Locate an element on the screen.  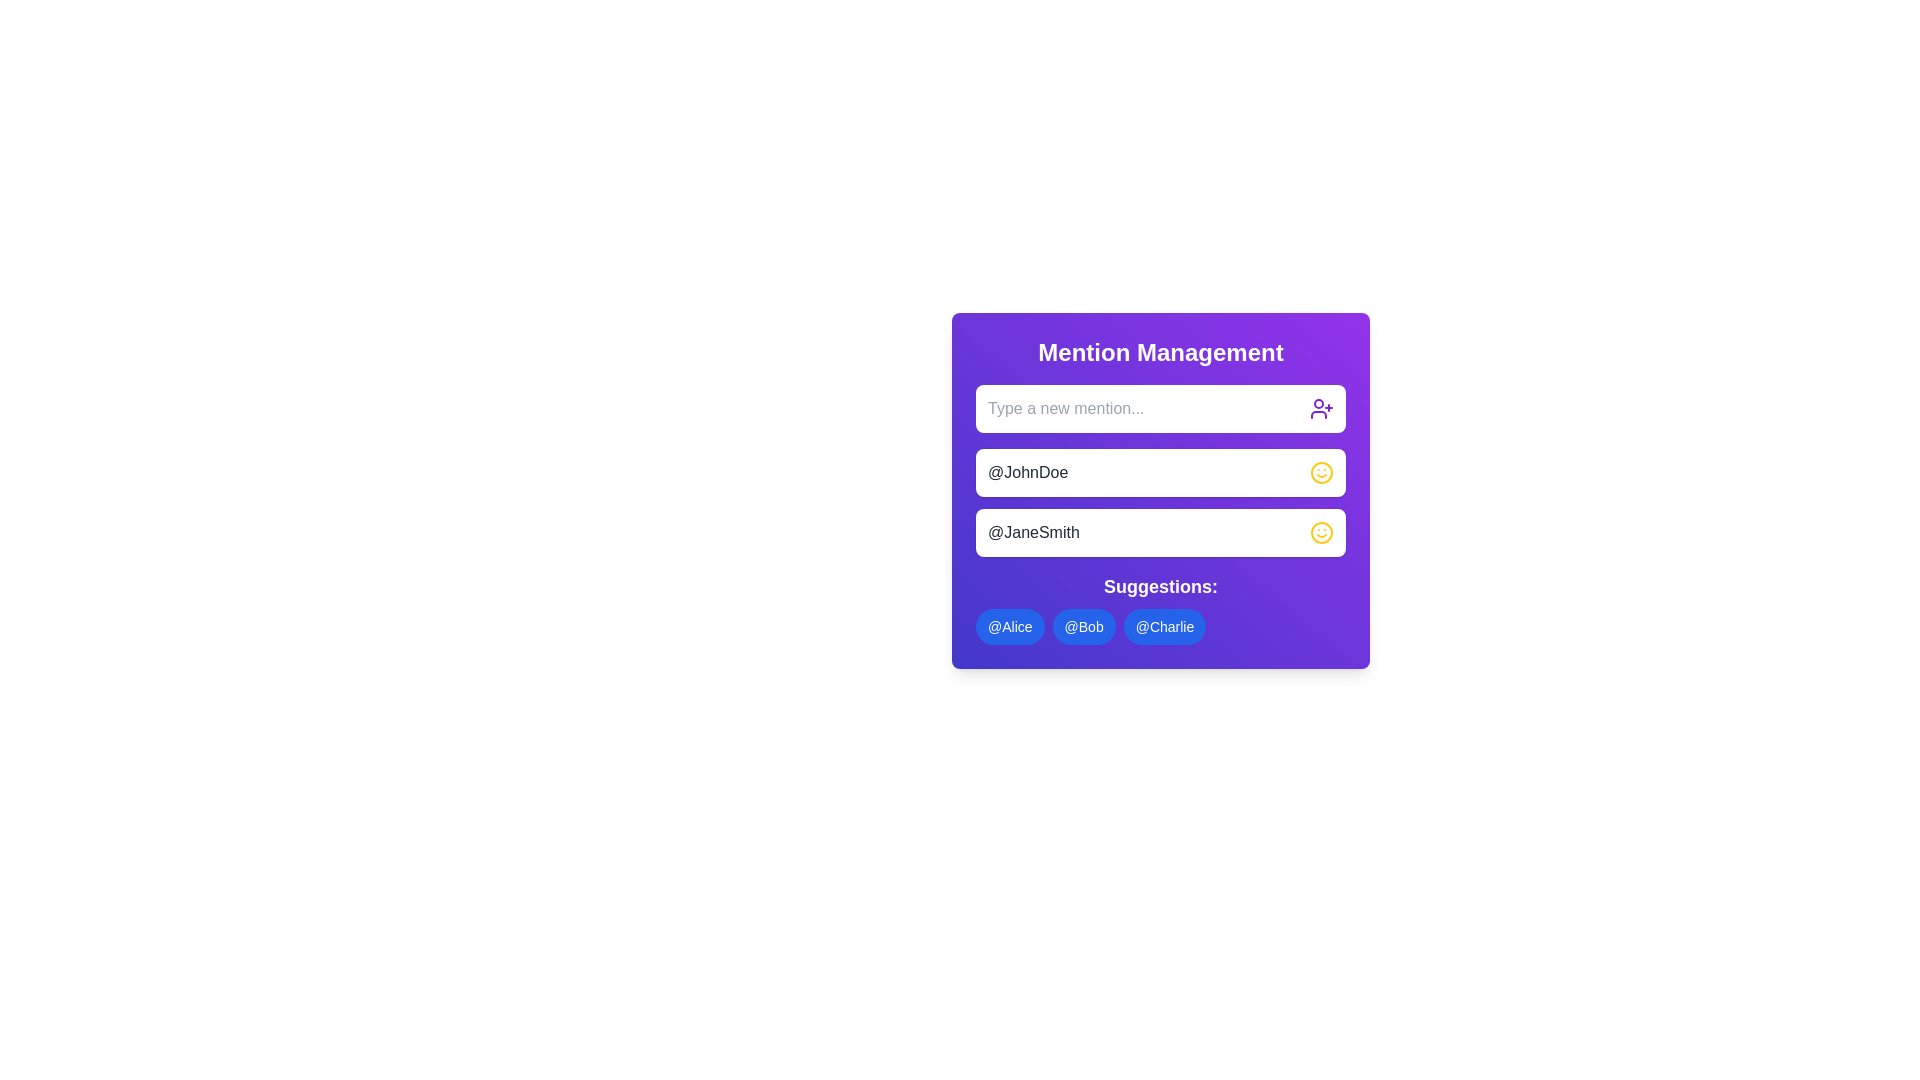
the emotional indicator icon associated with '@JohnDoe' is located at coordinates (1321, 473).